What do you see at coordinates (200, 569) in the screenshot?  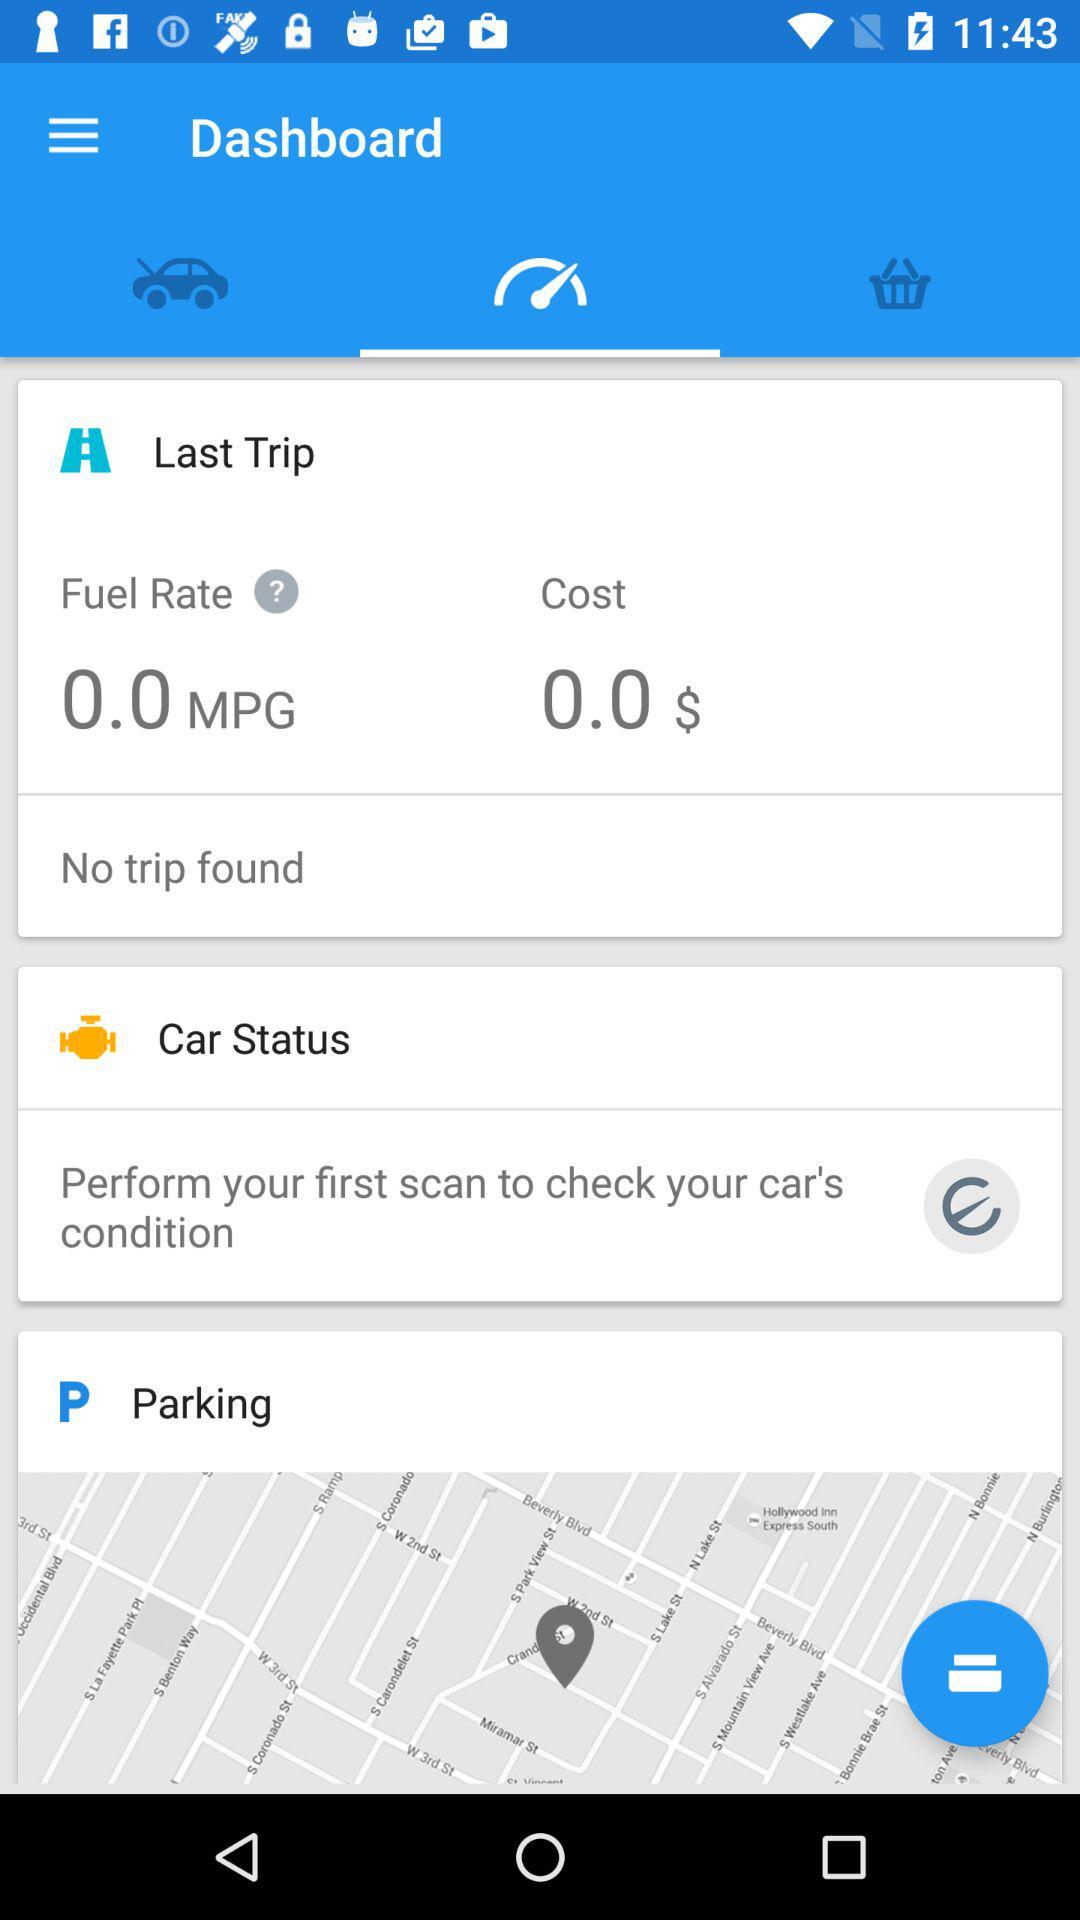 I see `icon below the last trip icon` at bounding box center [200, 569].